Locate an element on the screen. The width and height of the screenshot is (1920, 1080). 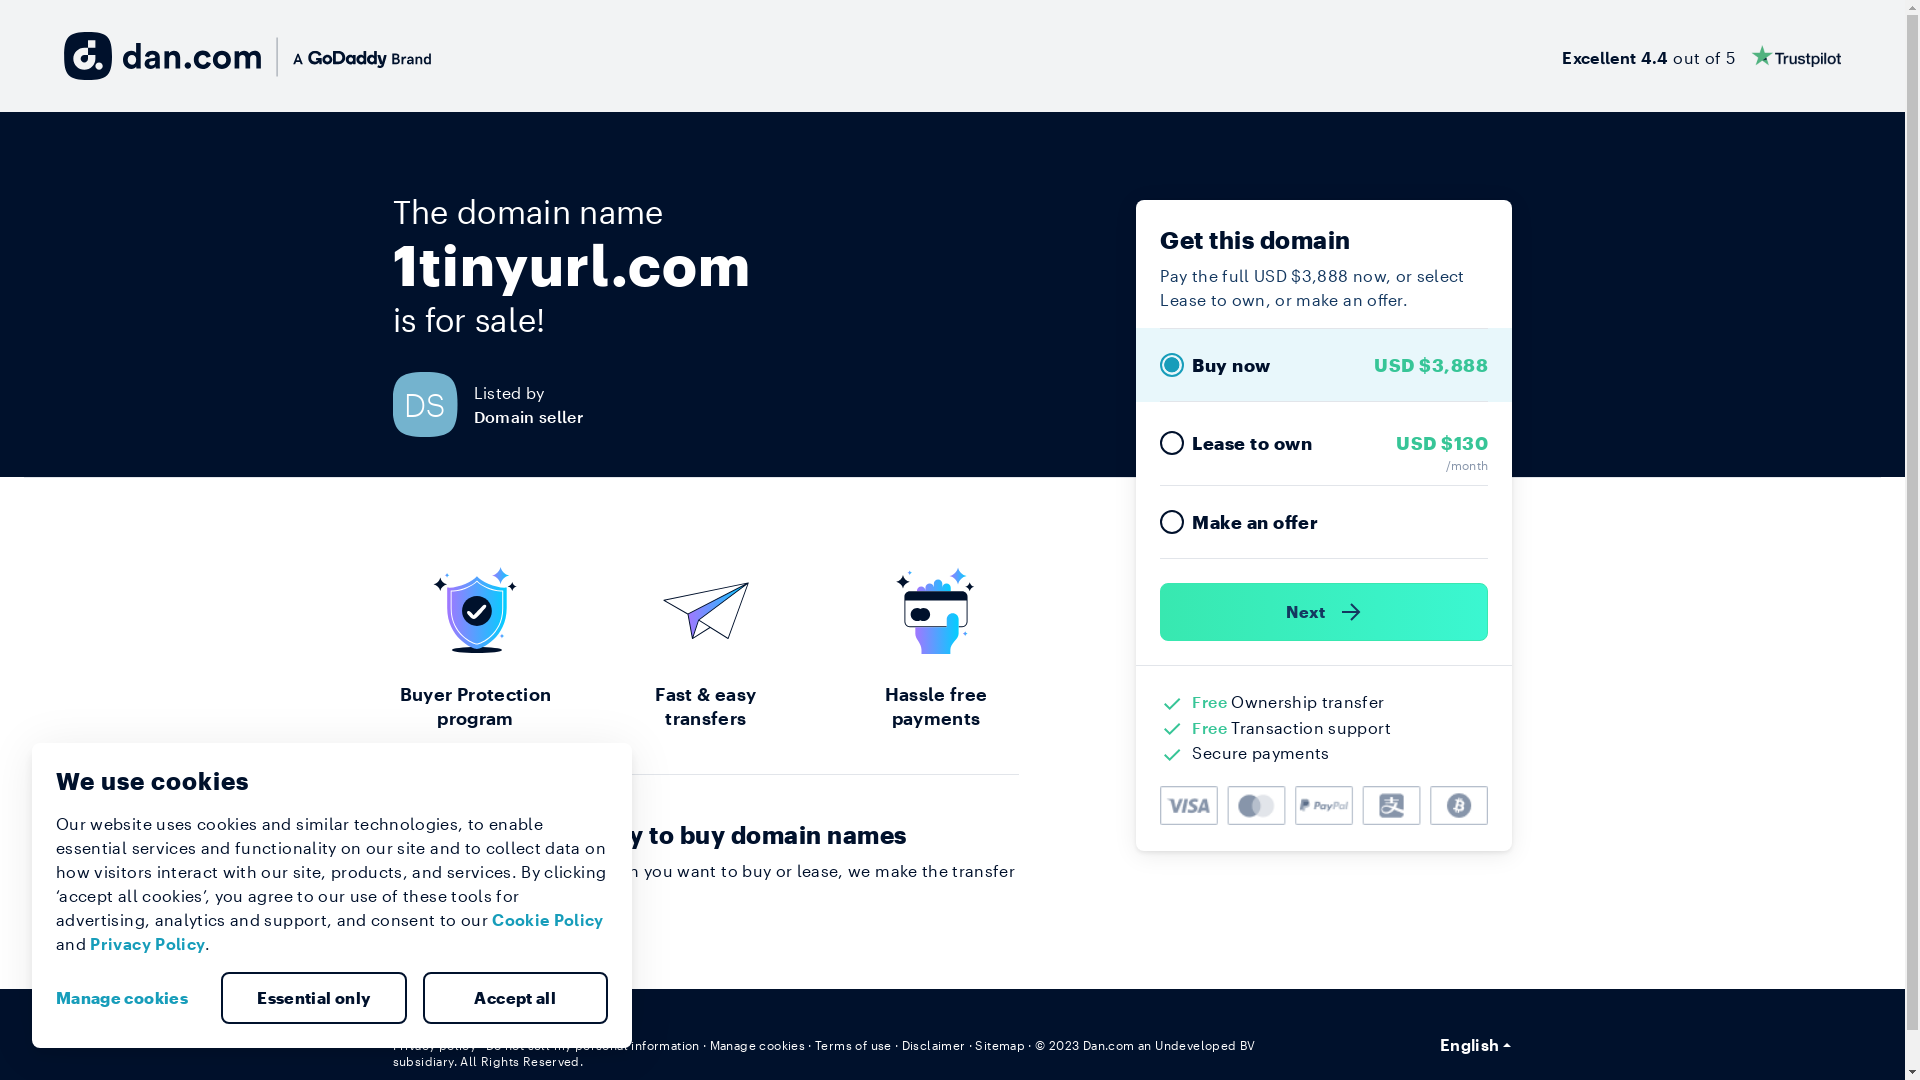
'Privacy Policy' is located at coordinates (146, 943).